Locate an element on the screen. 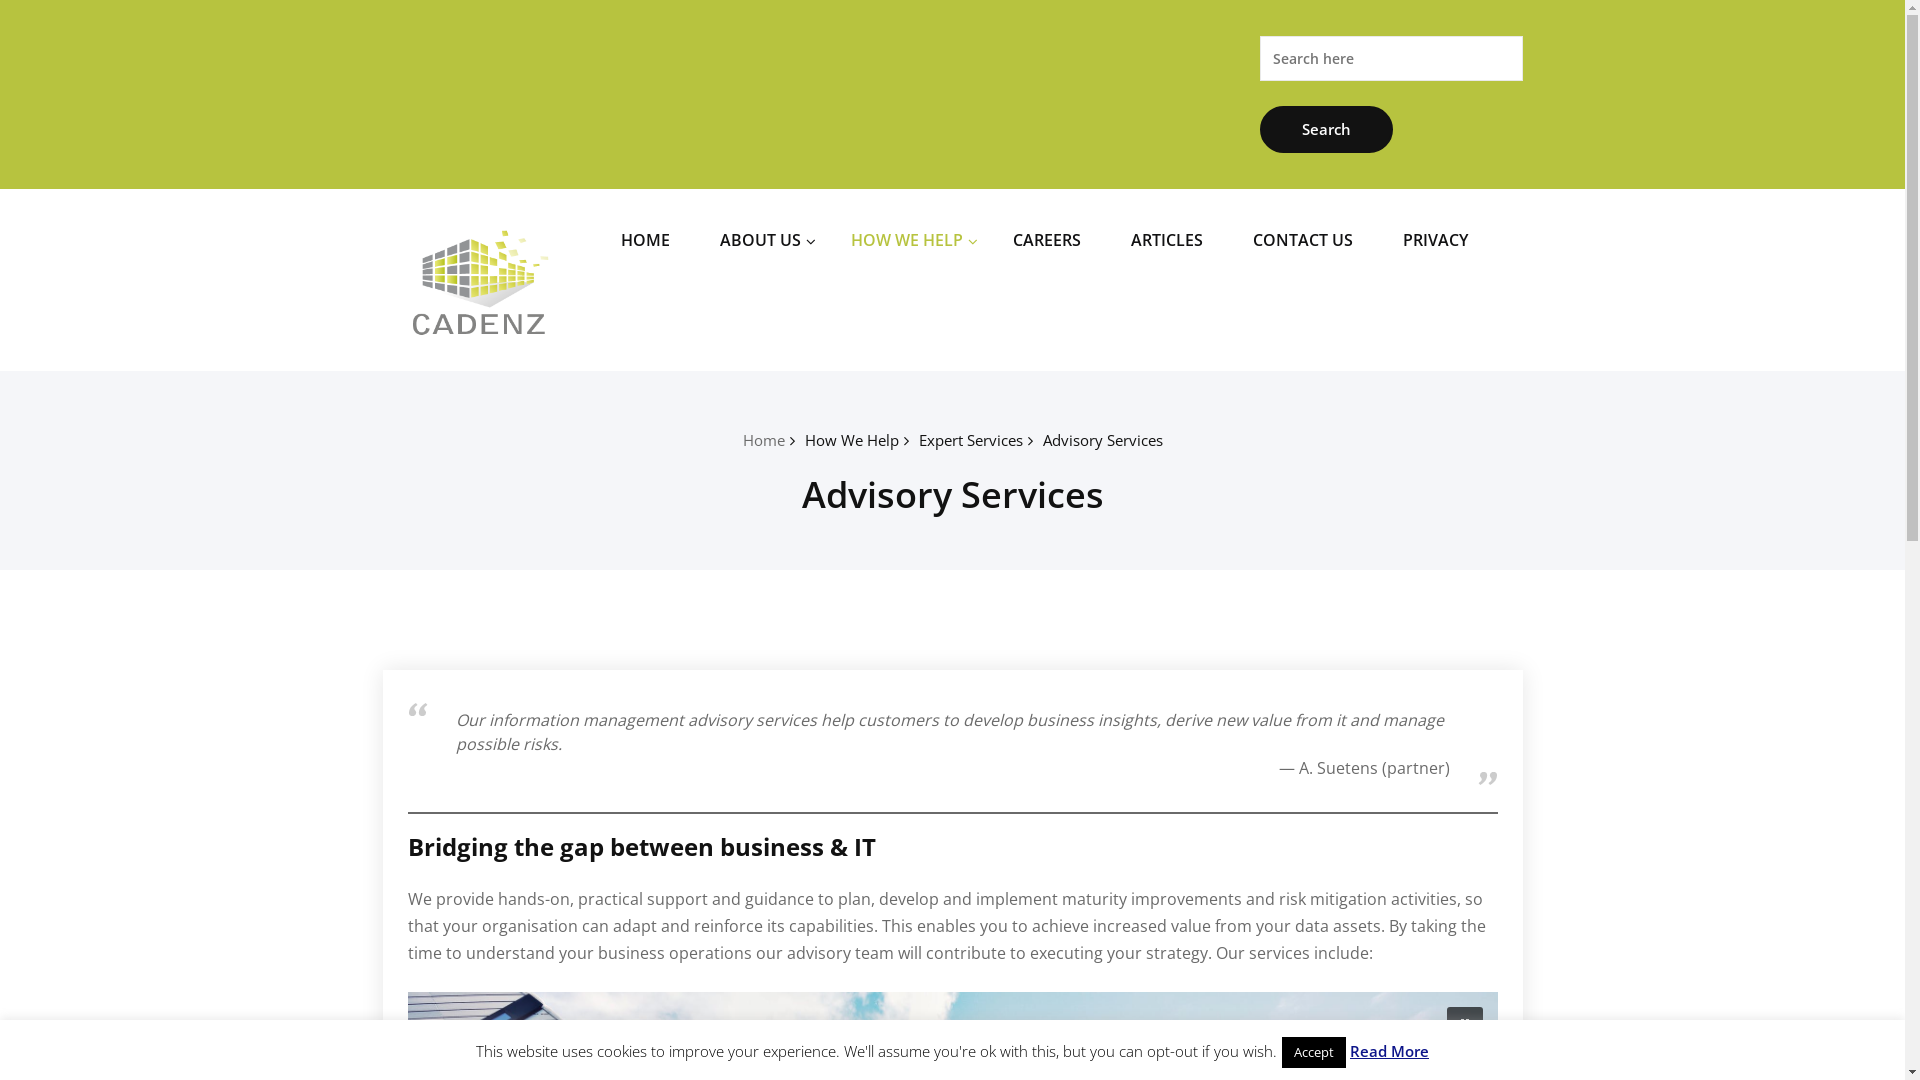 This screenshot has height=1080, width=1920. 'CONTACT US' is located at coordinates (1302, 238).